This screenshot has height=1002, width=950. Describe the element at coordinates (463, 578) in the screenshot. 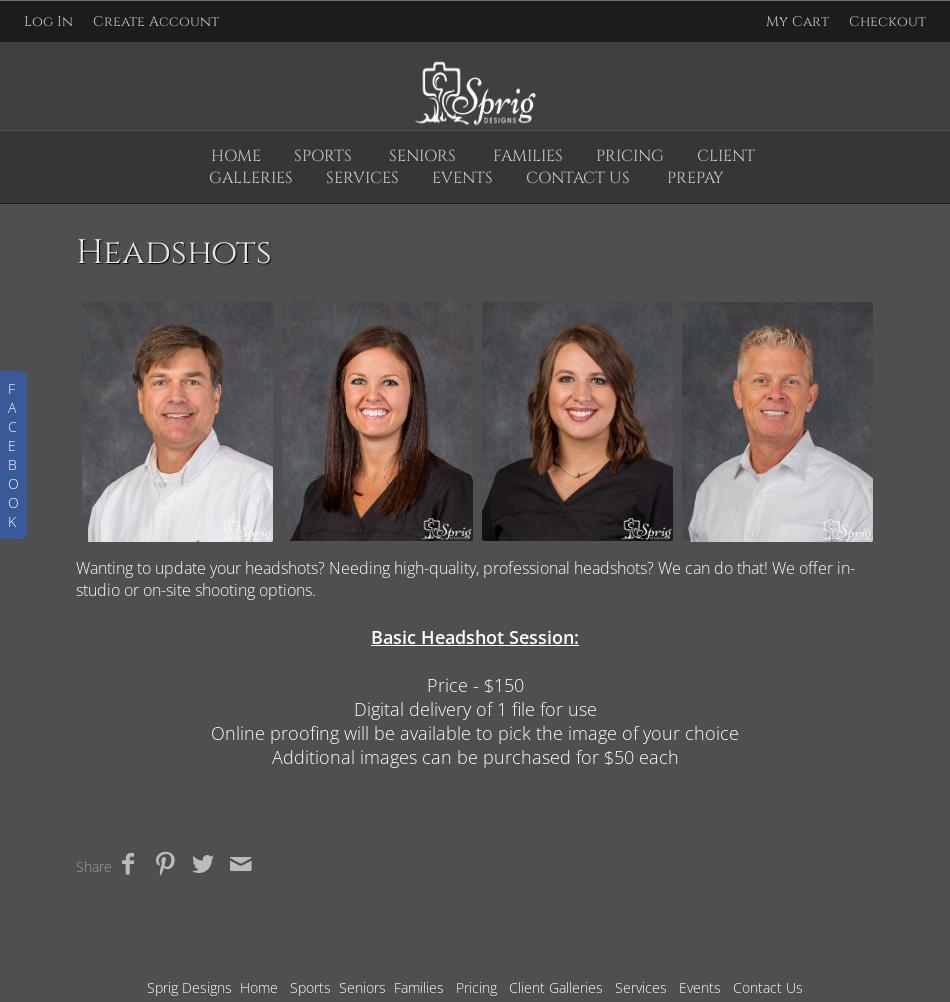

I see `'Wanting to update your headshots? Needing high-quality, professional headshots? We can do that! We offer in-studio or on-site shooting options.'` at that location.